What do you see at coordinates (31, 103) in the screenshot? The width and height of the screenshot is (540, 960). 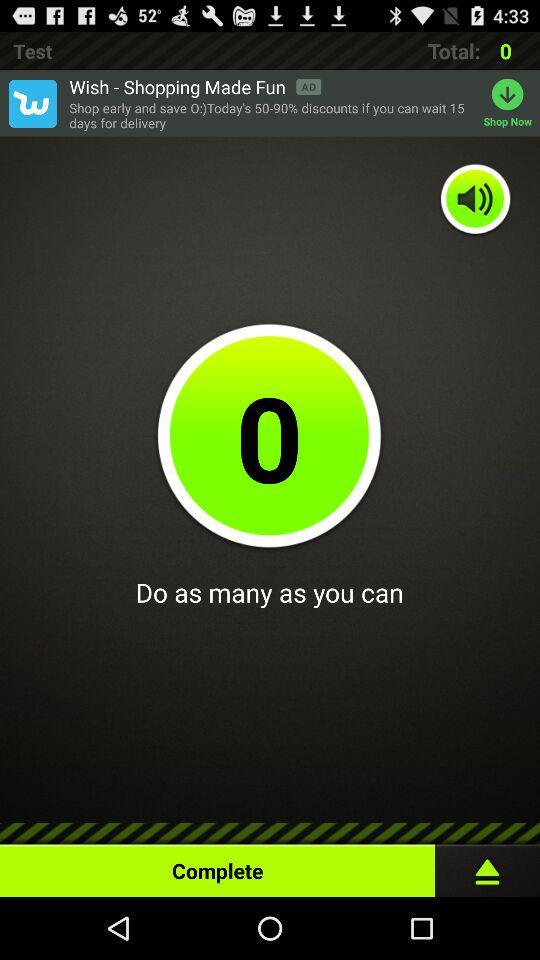 I see `open the advertisement` at bounding box center [31, 103].